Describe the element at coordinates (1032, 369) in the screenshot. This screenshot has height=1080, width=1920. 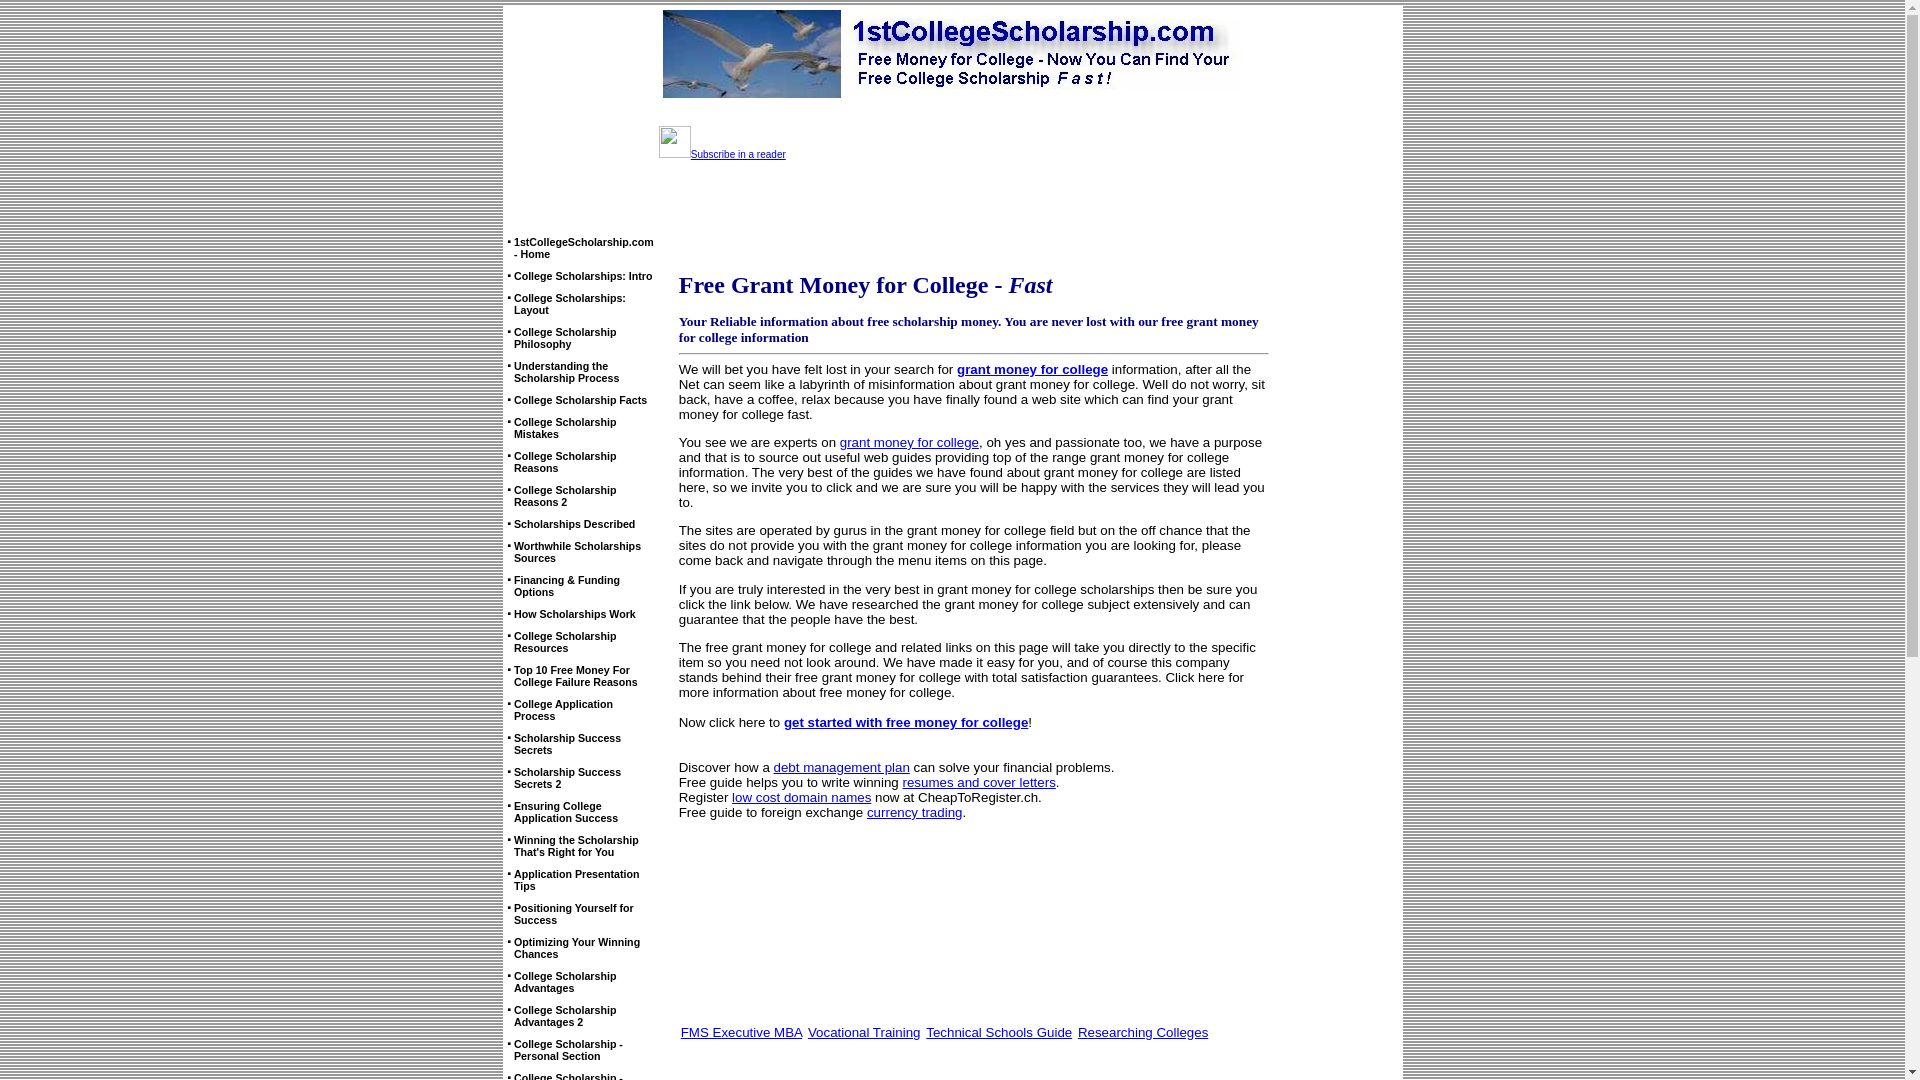
I see `'grant money for college'` at that location.